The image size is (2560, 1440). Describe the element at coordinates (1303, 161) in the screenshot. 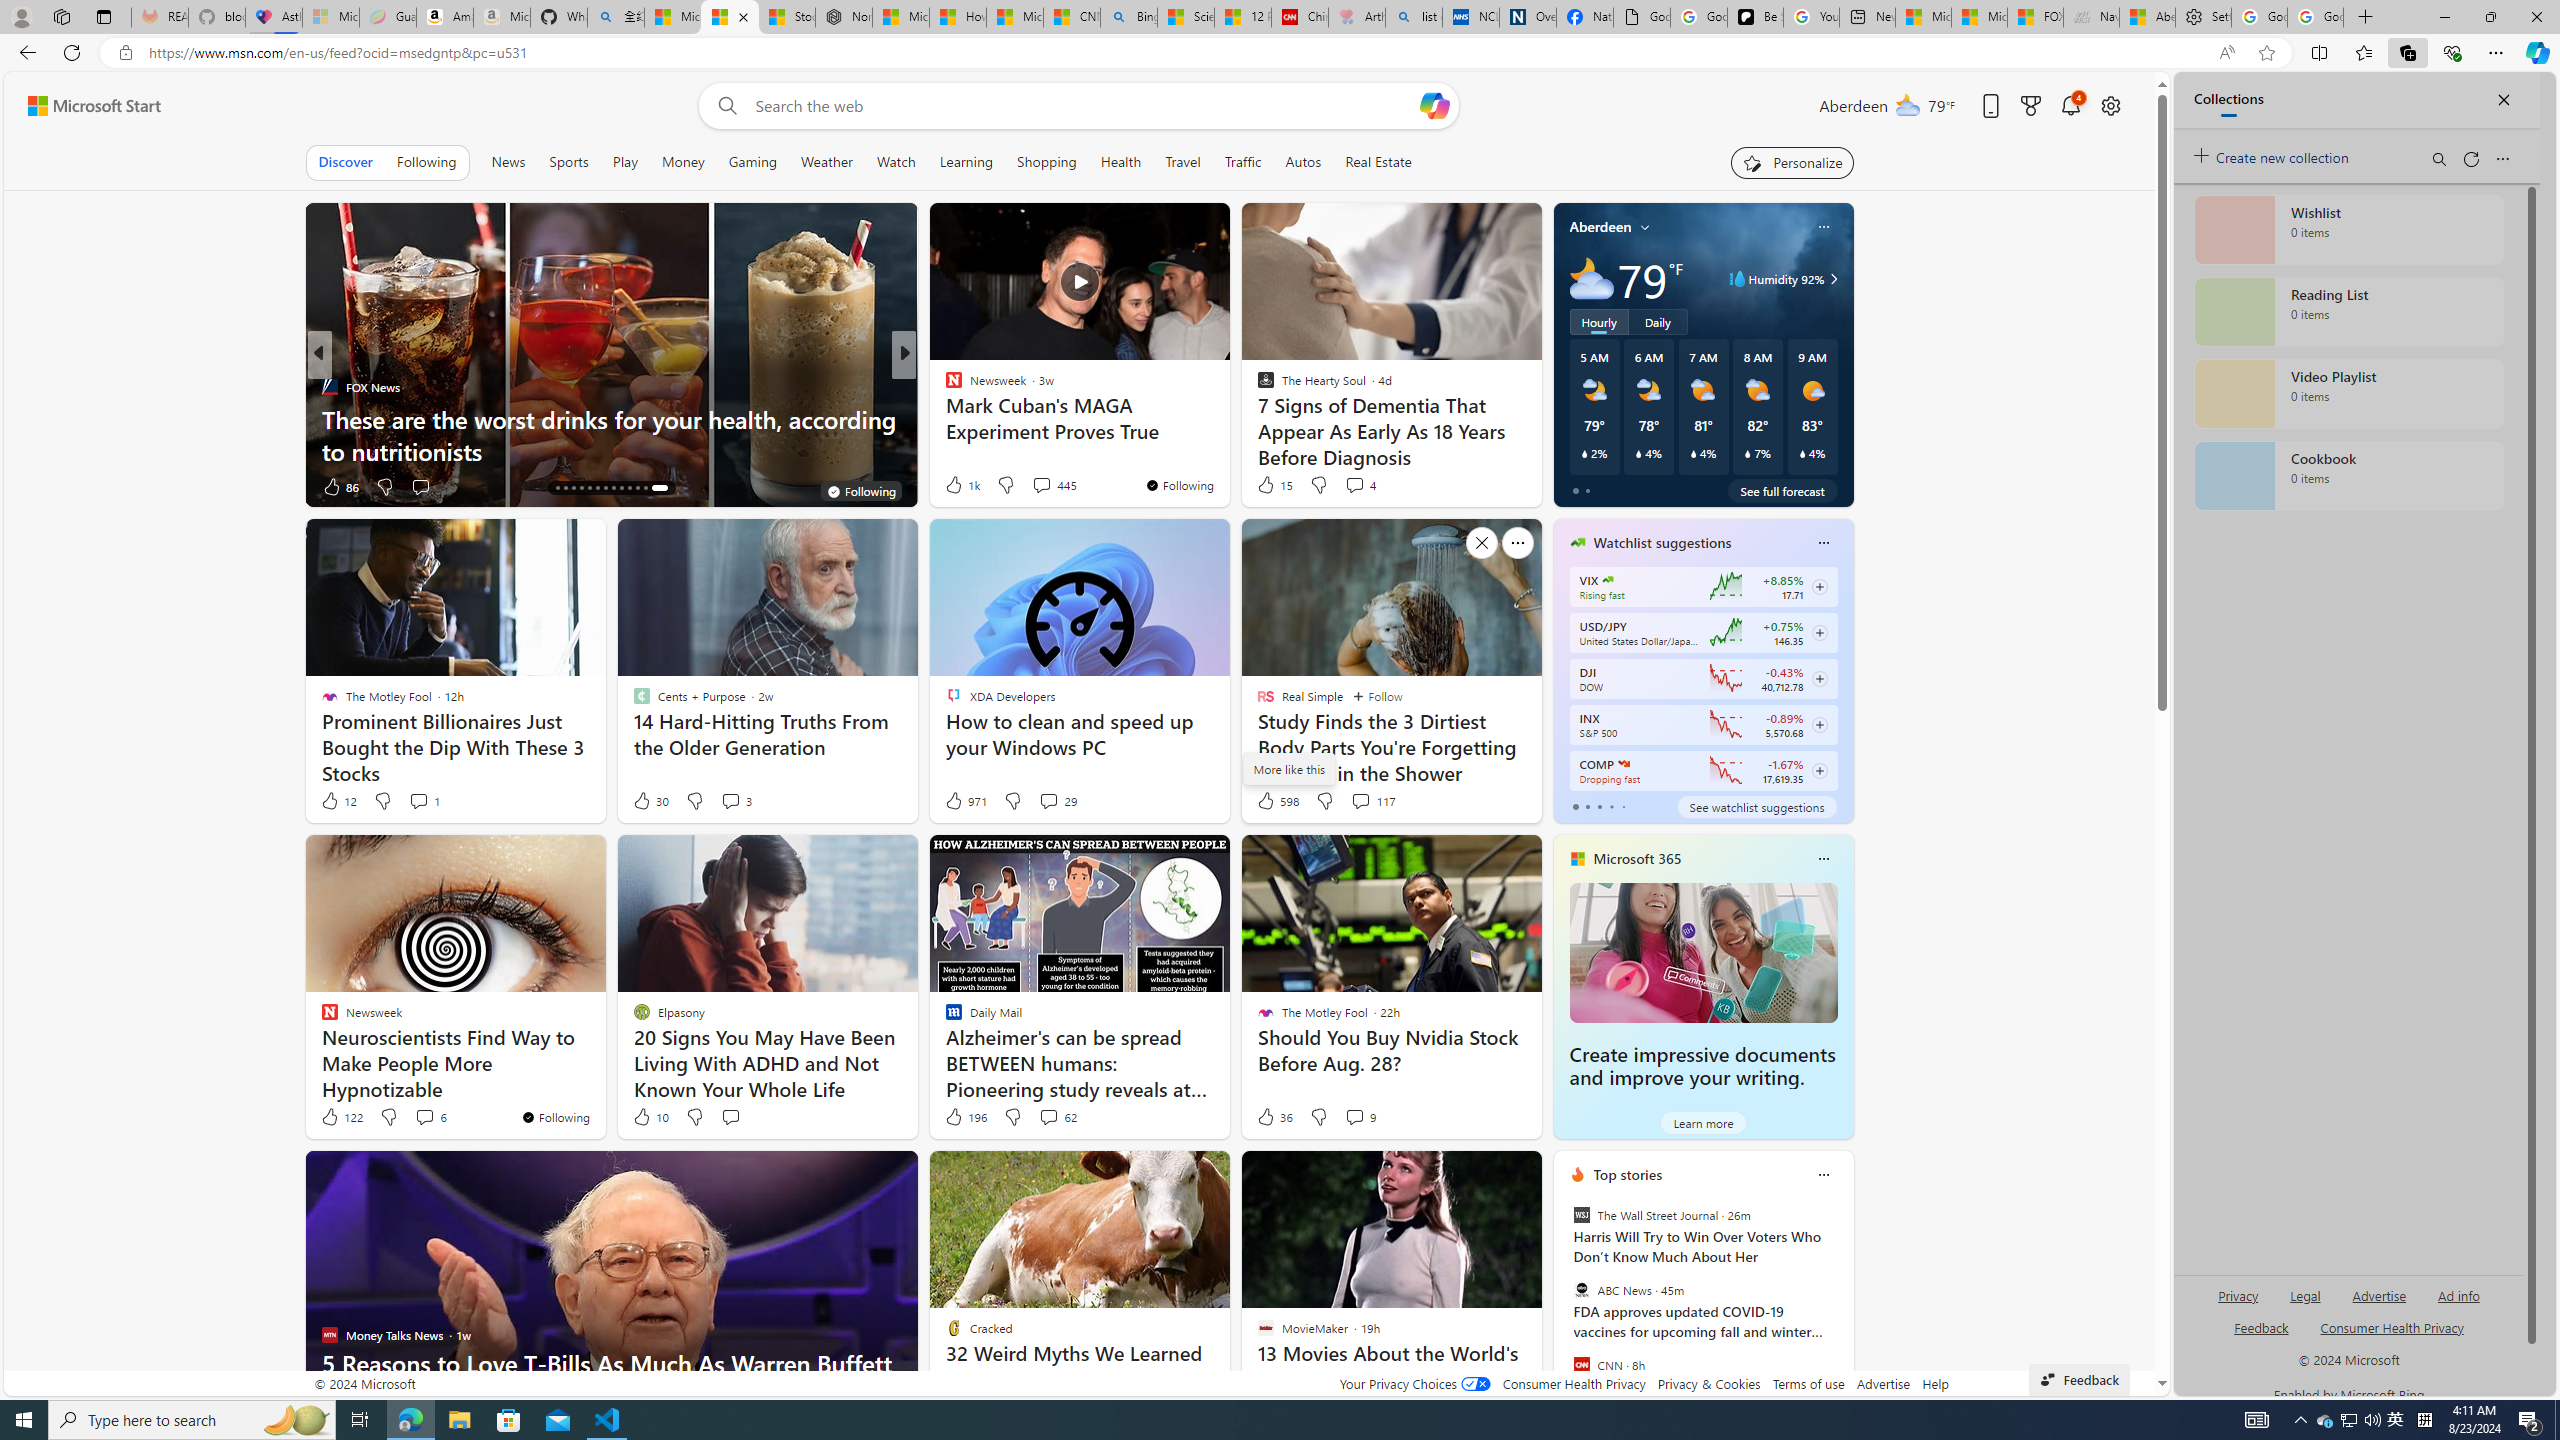

I see `'Autos'` at that location.